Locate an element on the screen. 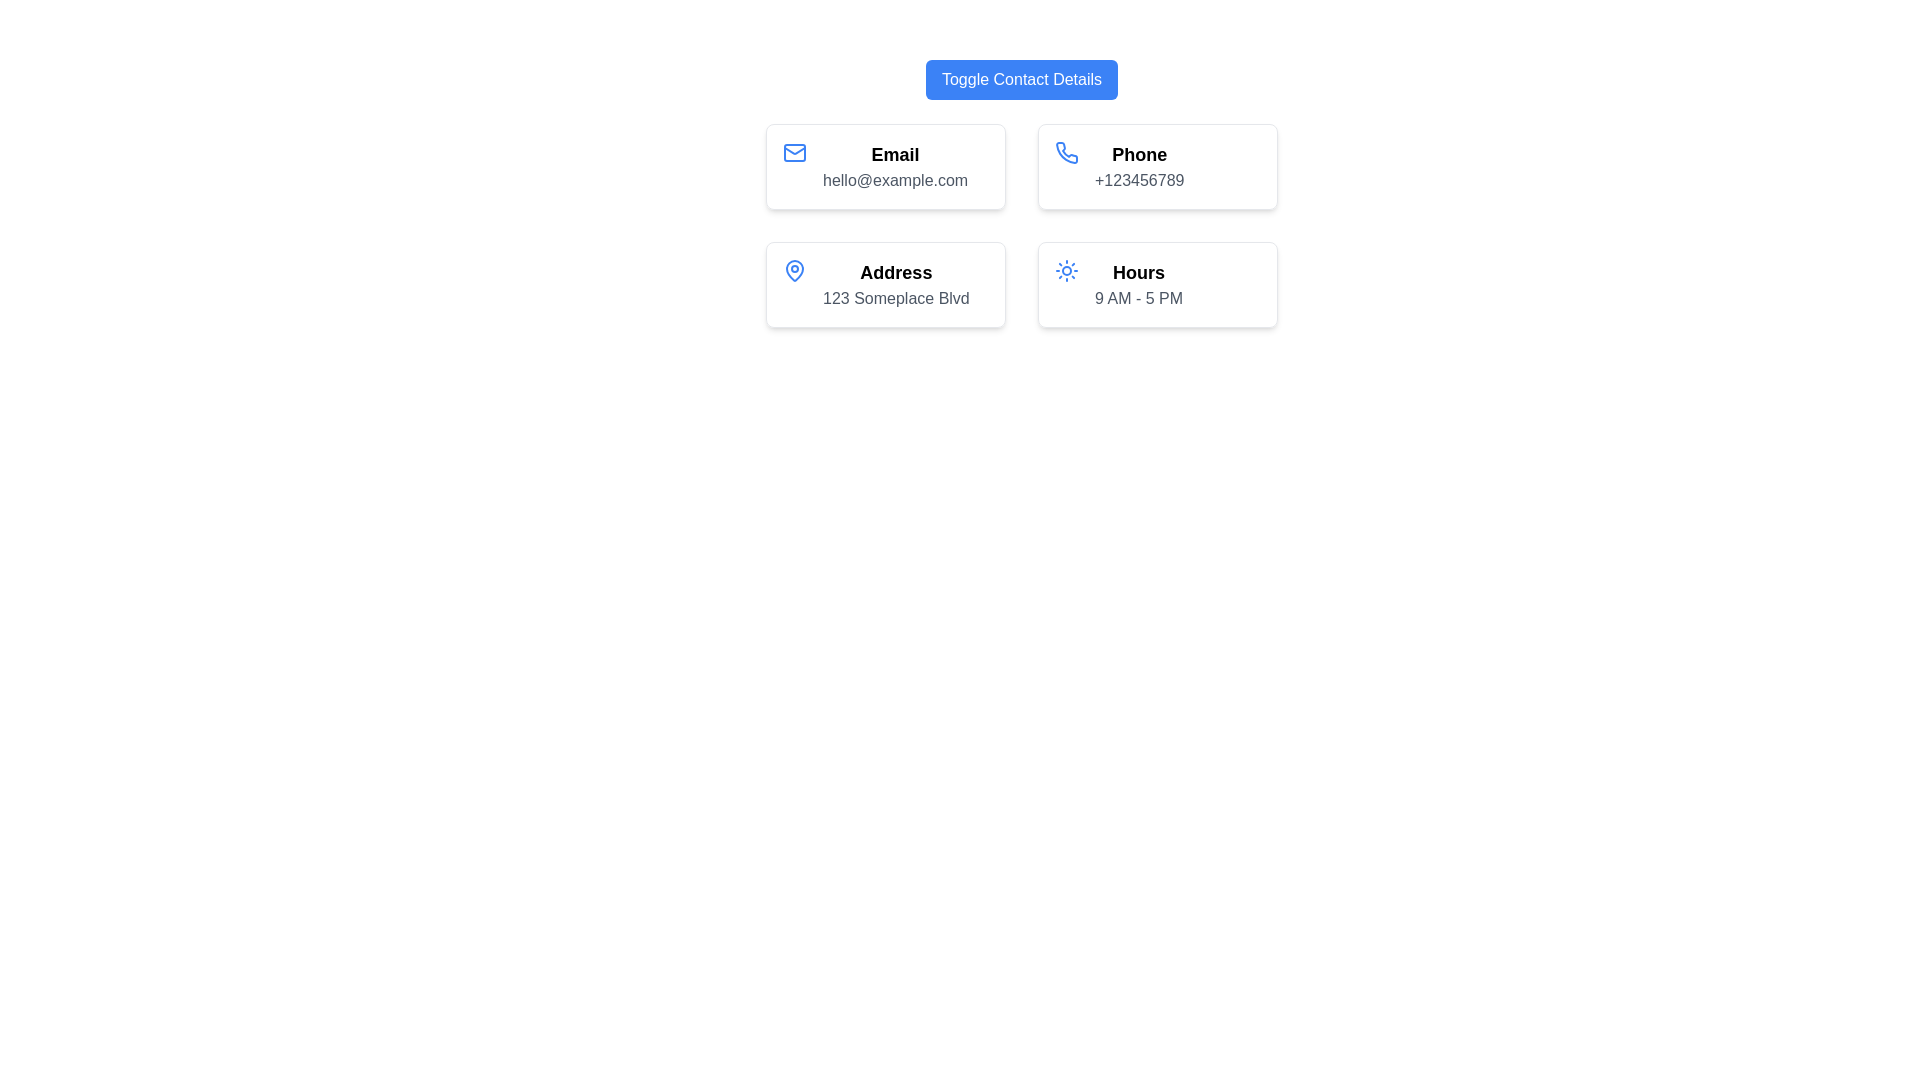 This screenshot has height=1080, width=1920. the pin icon located in the 'Address' section, which indicates a location and is positioned to the left of the 'Address' label within the contact information grid is located at coordinates (794, 270).